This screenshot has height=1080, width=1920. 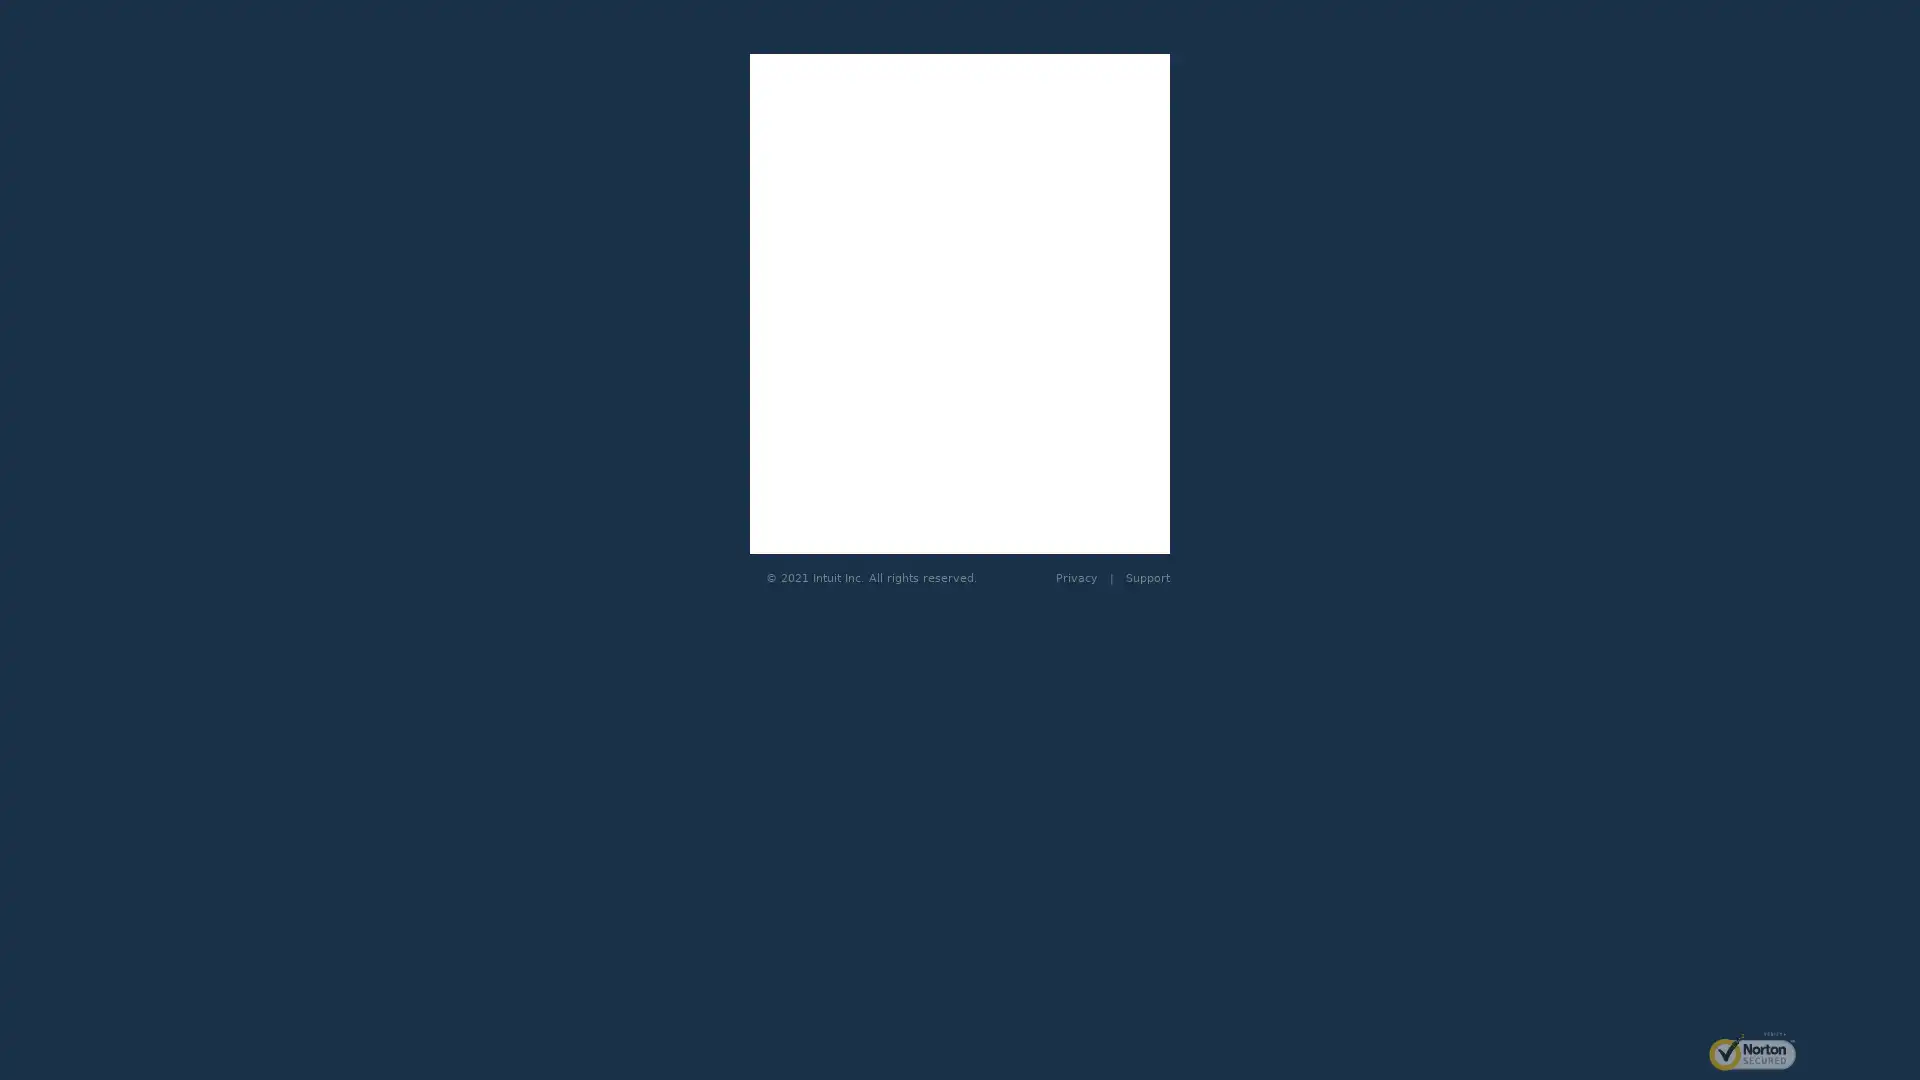 I want to click on Sign In, so click(x=960, y=522).